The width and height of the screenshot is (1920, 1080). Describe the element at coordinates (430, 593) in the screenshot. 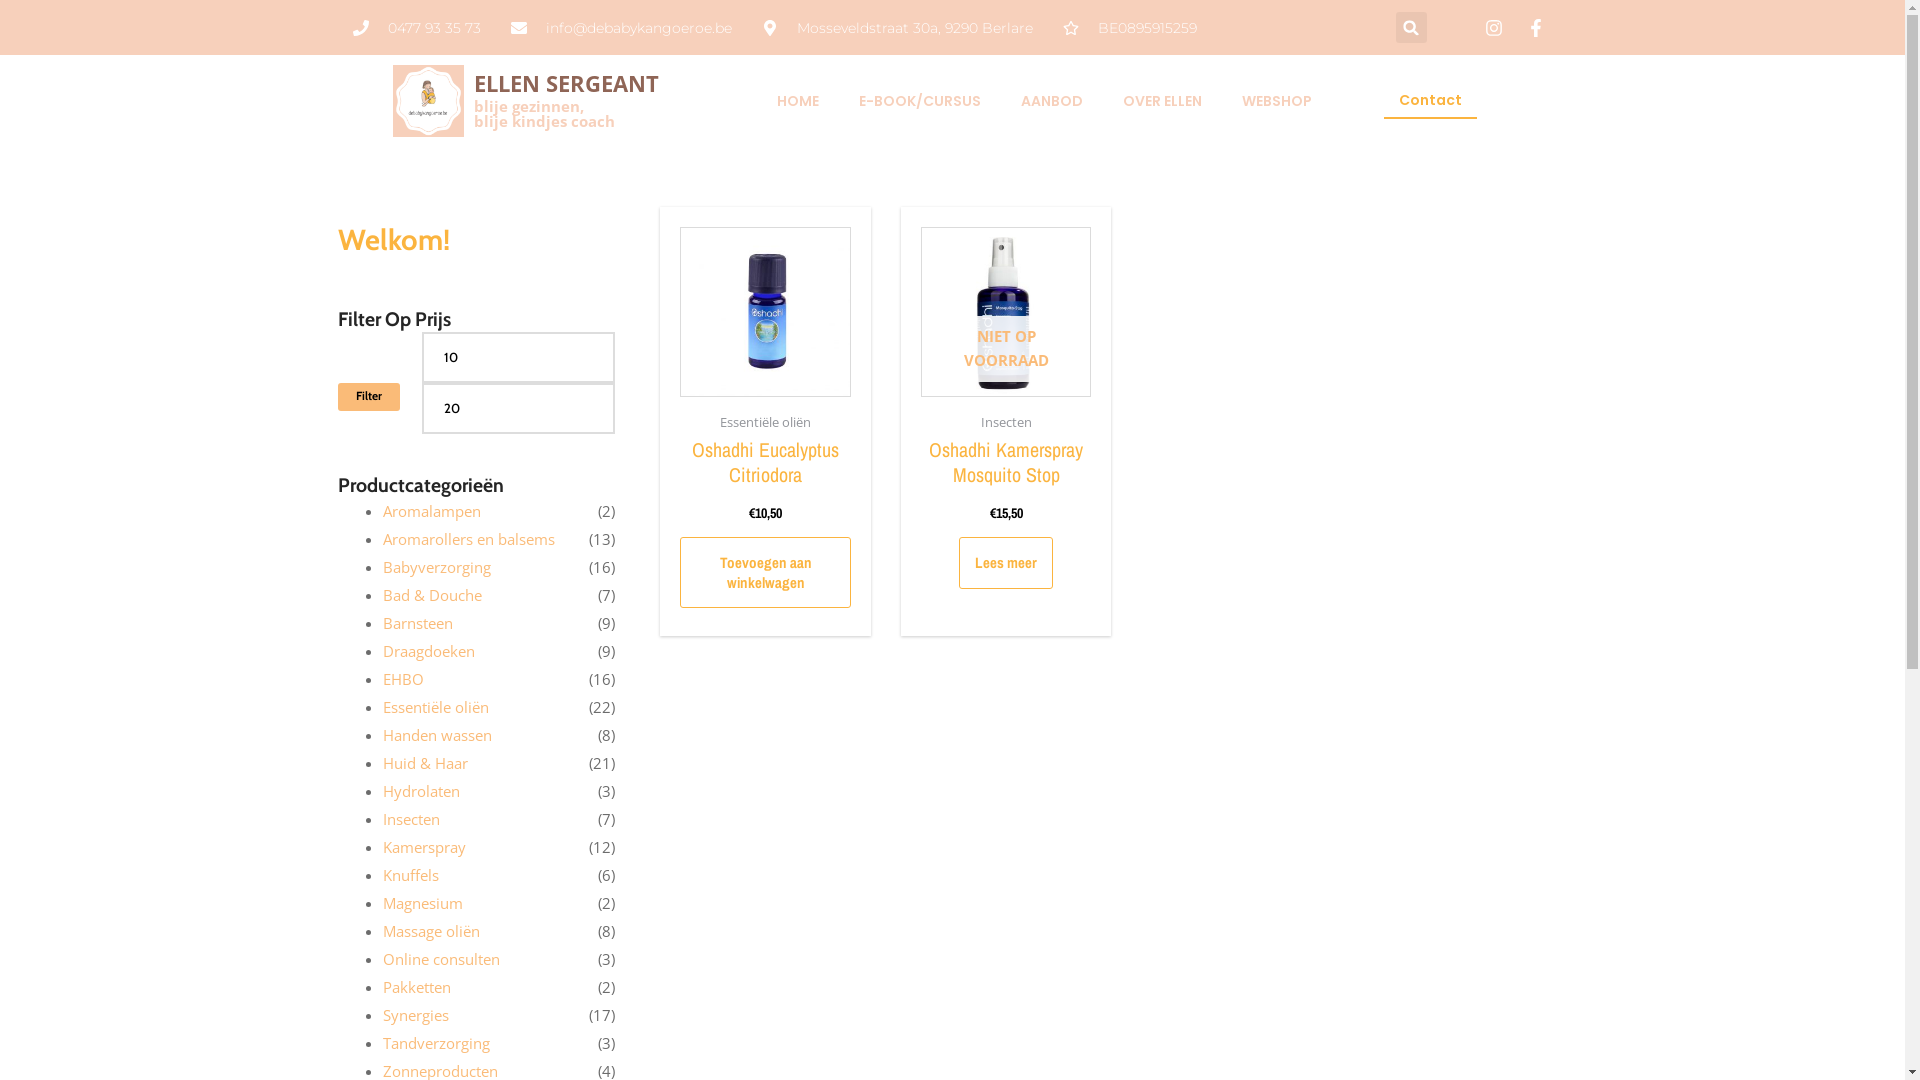

I see `'Bad & Douche'` at that location.